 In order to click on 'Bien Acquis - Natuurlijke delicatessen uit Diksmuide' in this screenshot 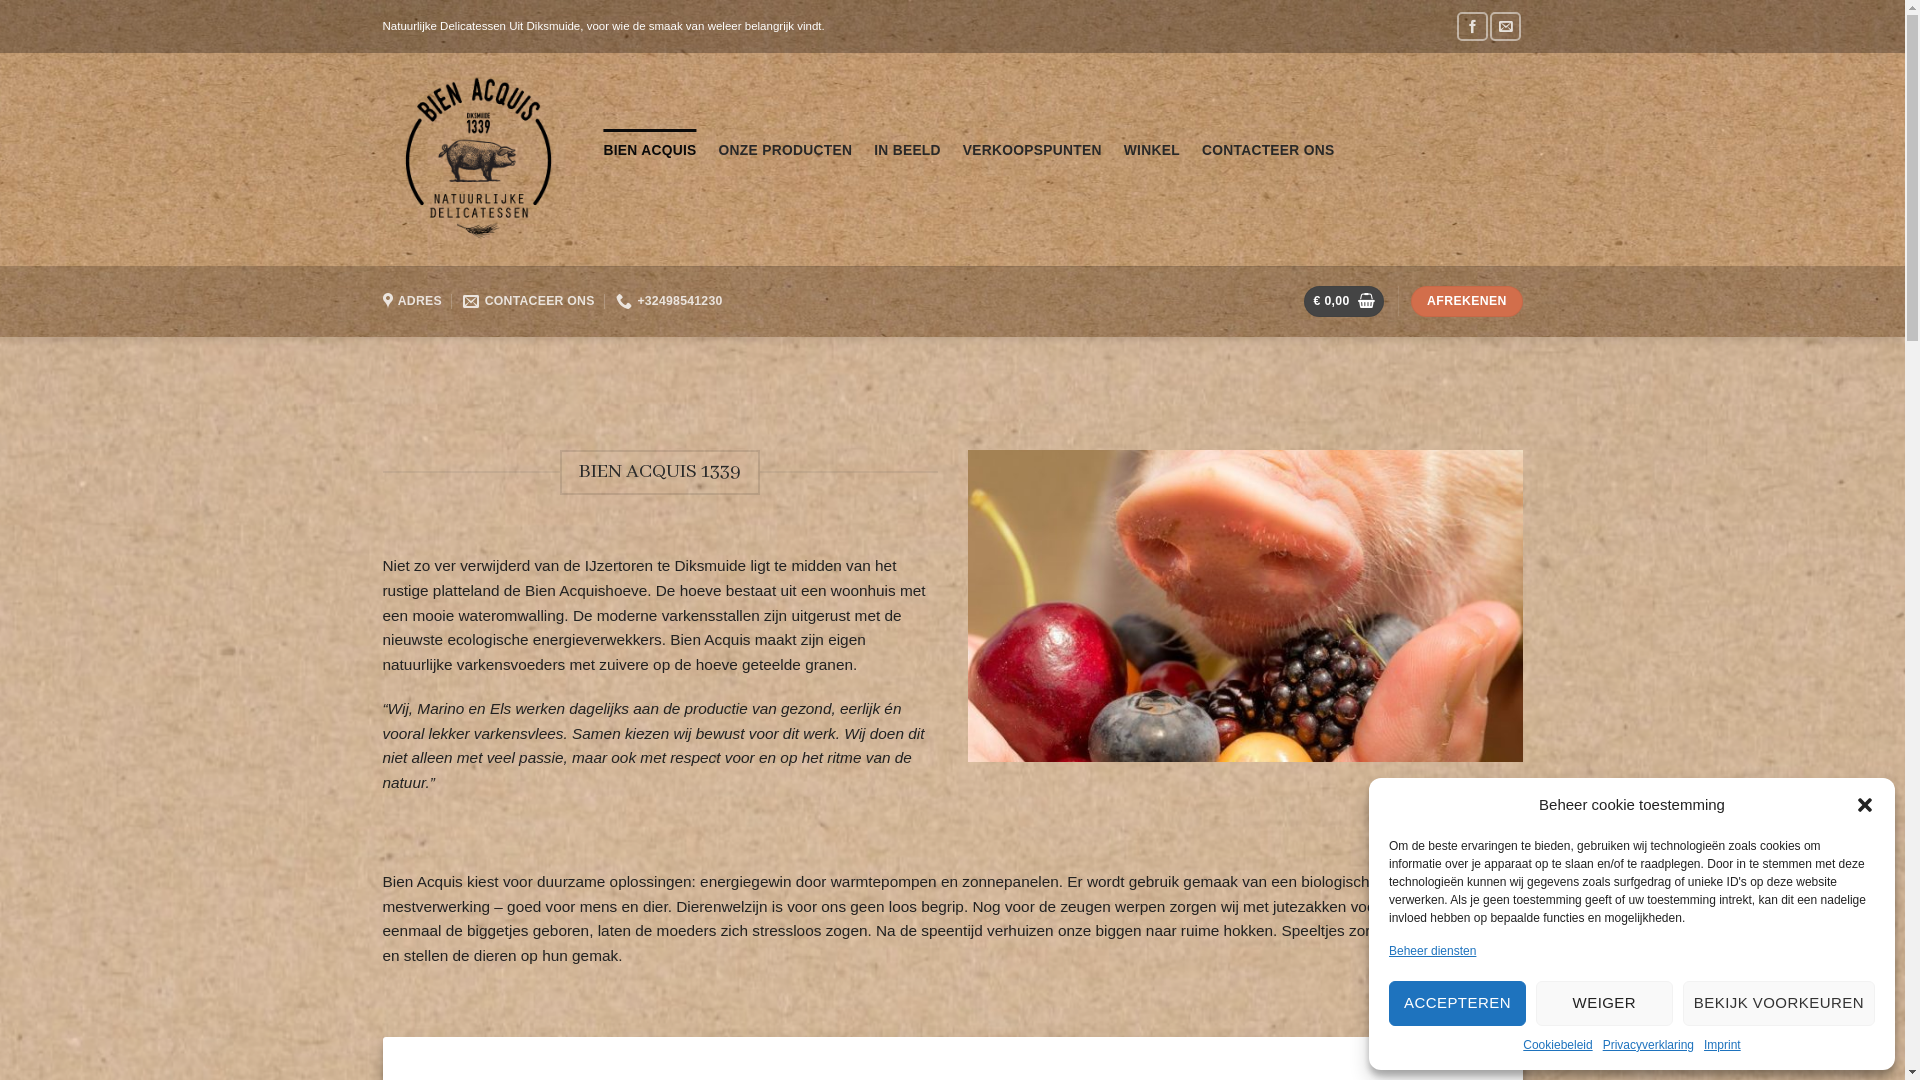, I will do `click(476, 158)`.